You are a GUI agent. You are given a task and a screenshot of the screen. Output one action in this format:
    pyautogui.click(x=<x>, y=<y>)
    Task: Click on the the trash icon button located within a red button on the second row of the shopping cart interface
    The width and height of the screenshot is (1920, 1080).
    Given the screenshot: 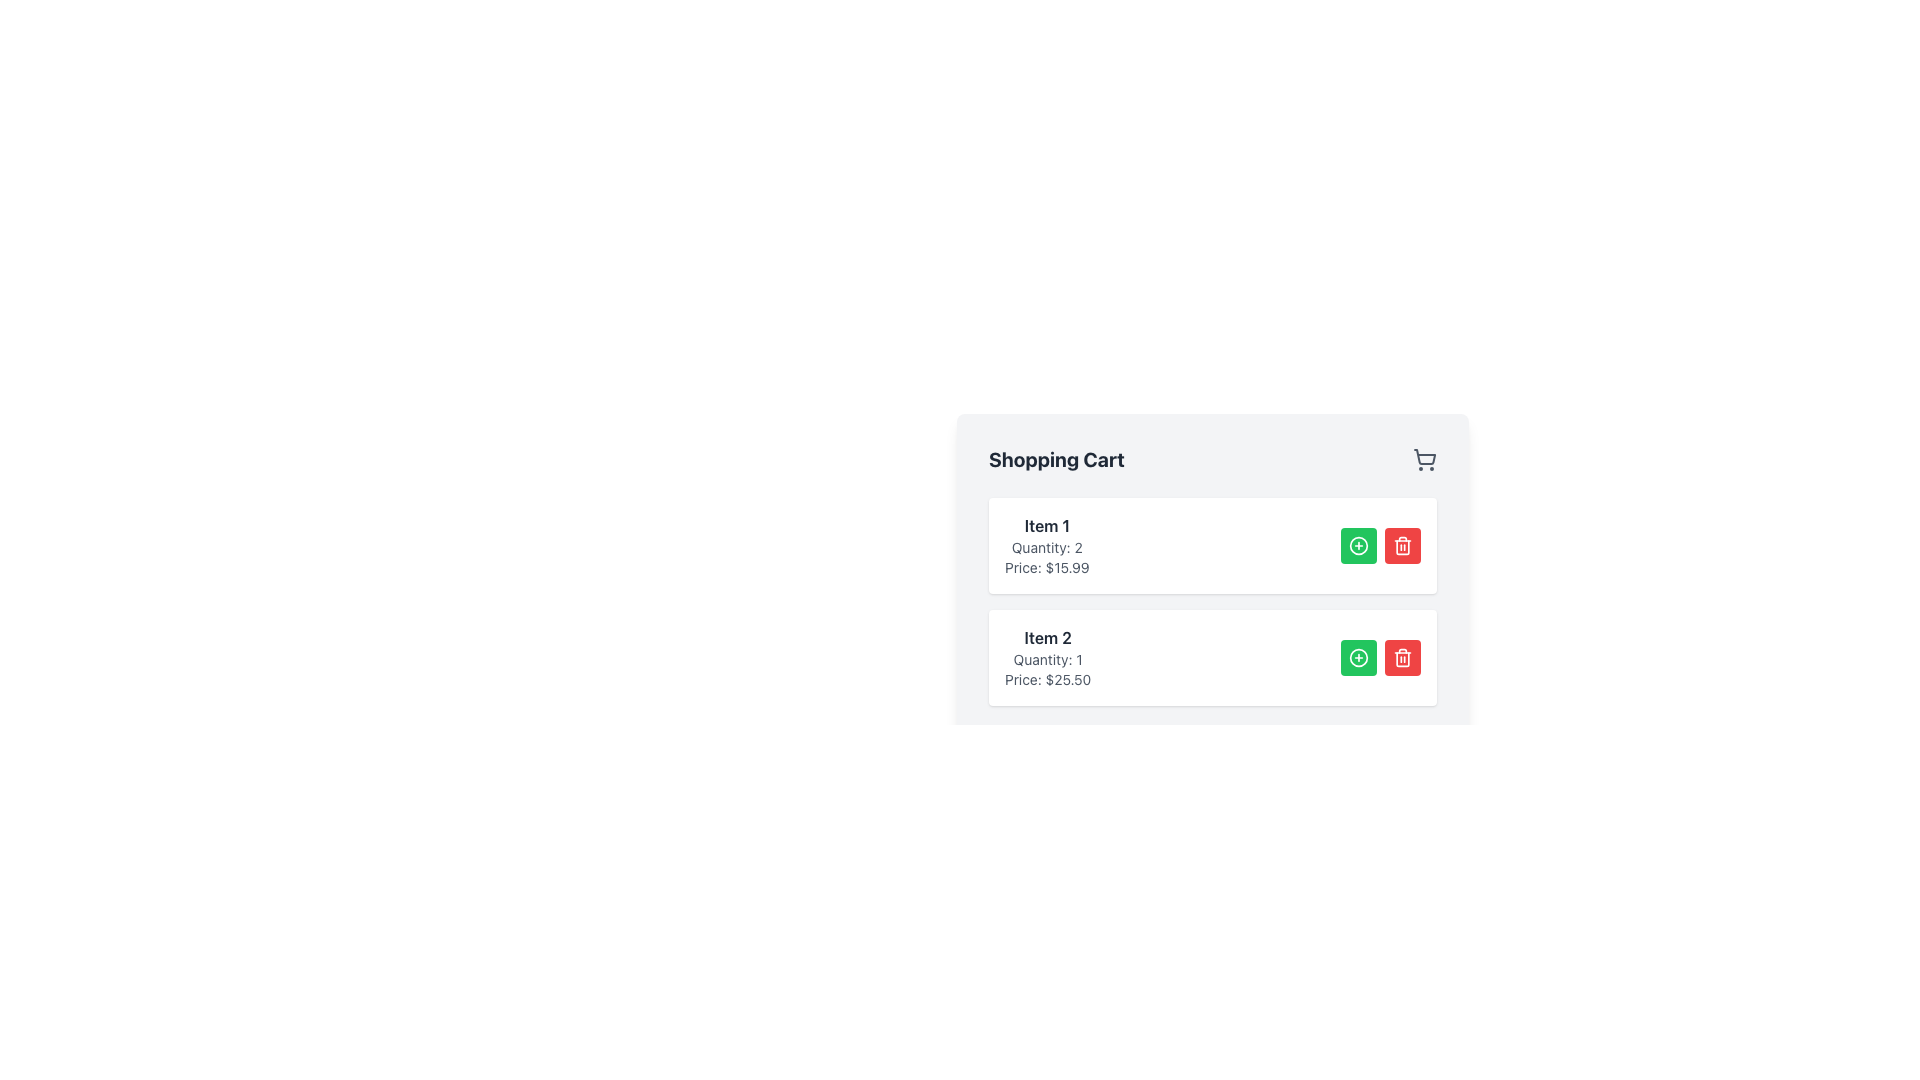 What is the action you would take?
    pyautogui.click(x=1401, y=658)
    